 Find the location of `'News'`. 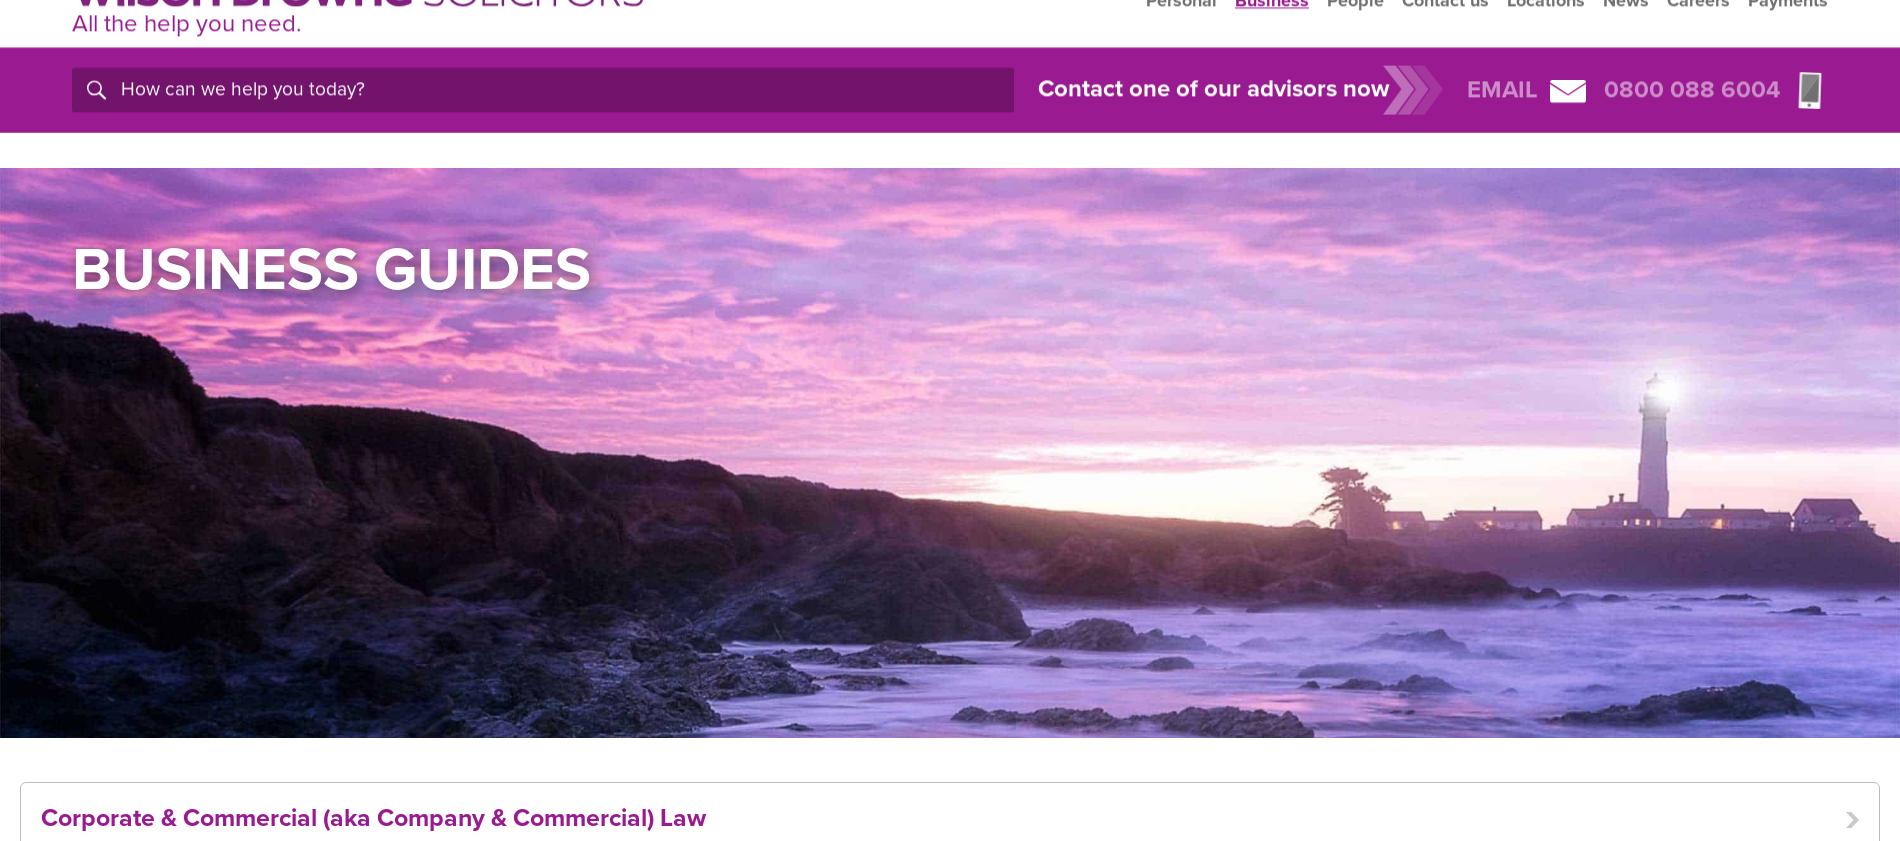

'News' is located at coordinates (1626, 45).